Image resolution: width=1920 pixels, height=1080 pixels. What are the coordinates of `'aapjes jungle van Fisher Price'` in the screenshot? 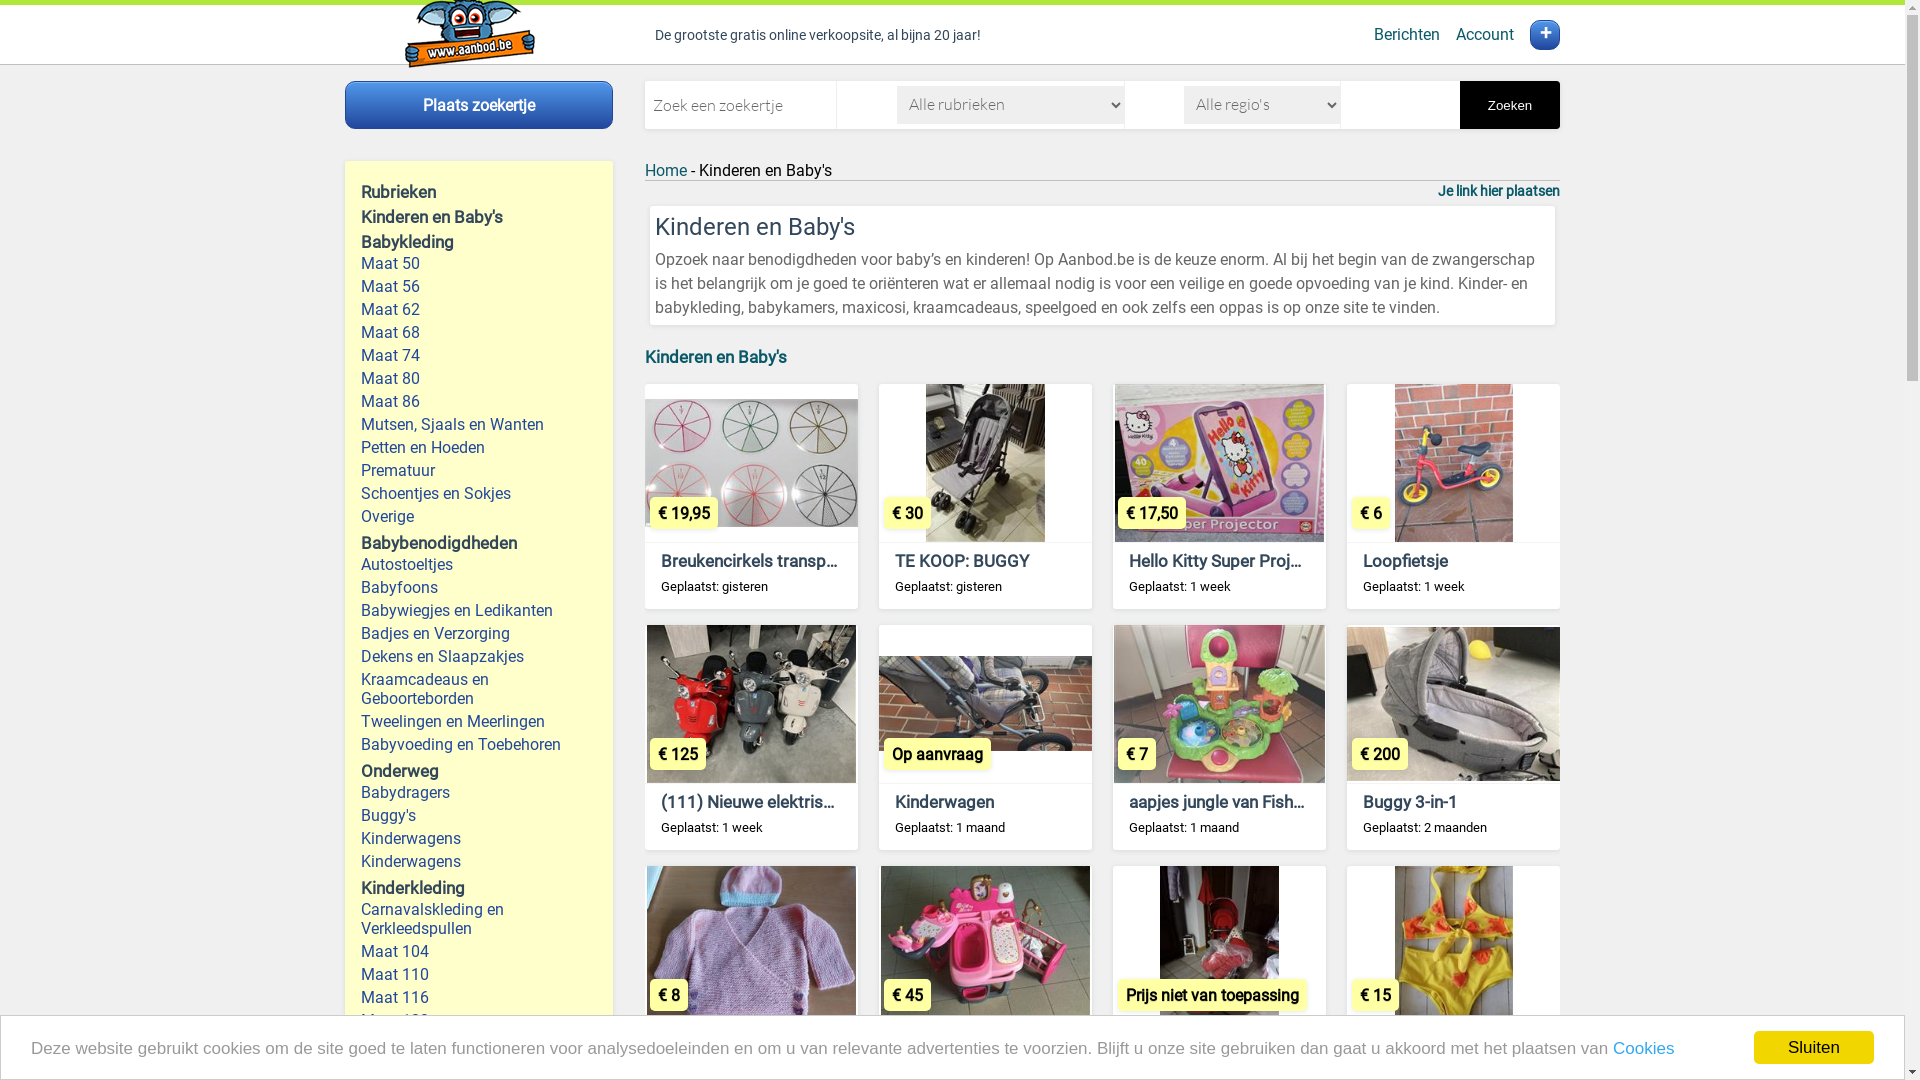 It's located at (1238, 801).